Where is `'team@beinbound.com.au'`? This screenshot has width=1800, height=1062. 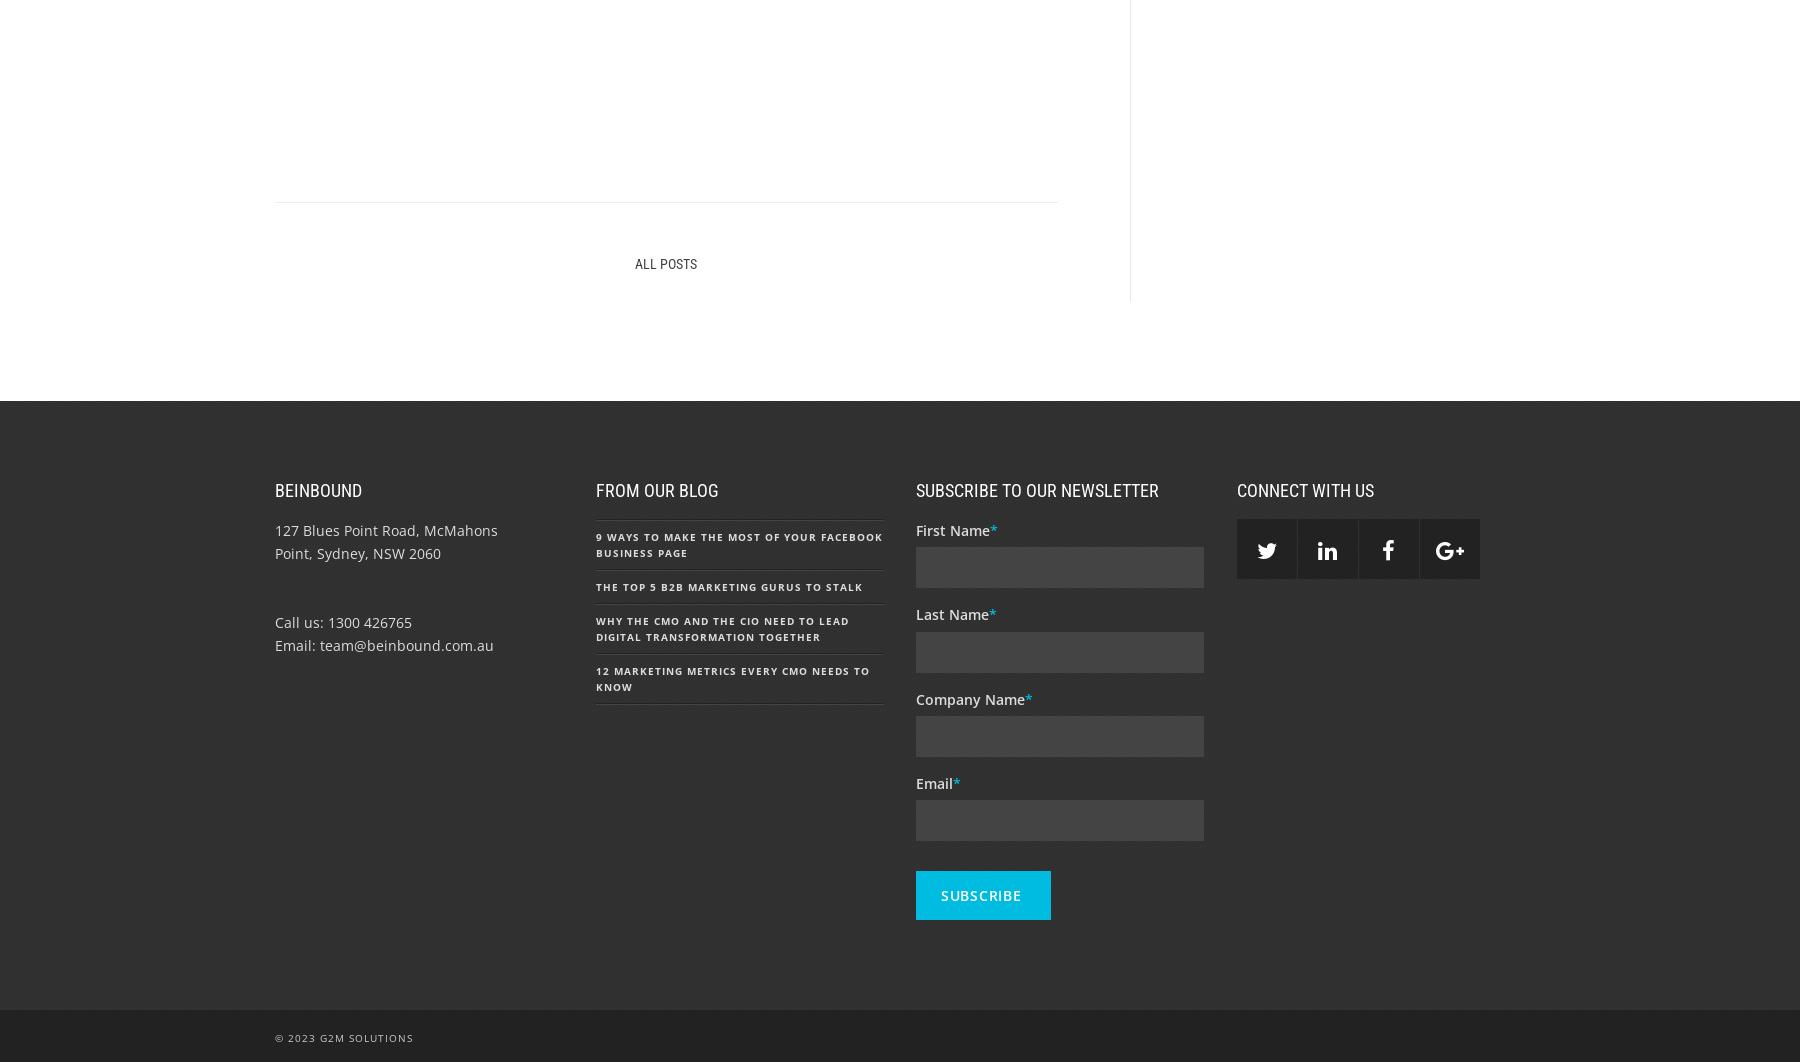
'team@beinbound.com.au' is located at coordinates (319, 645).